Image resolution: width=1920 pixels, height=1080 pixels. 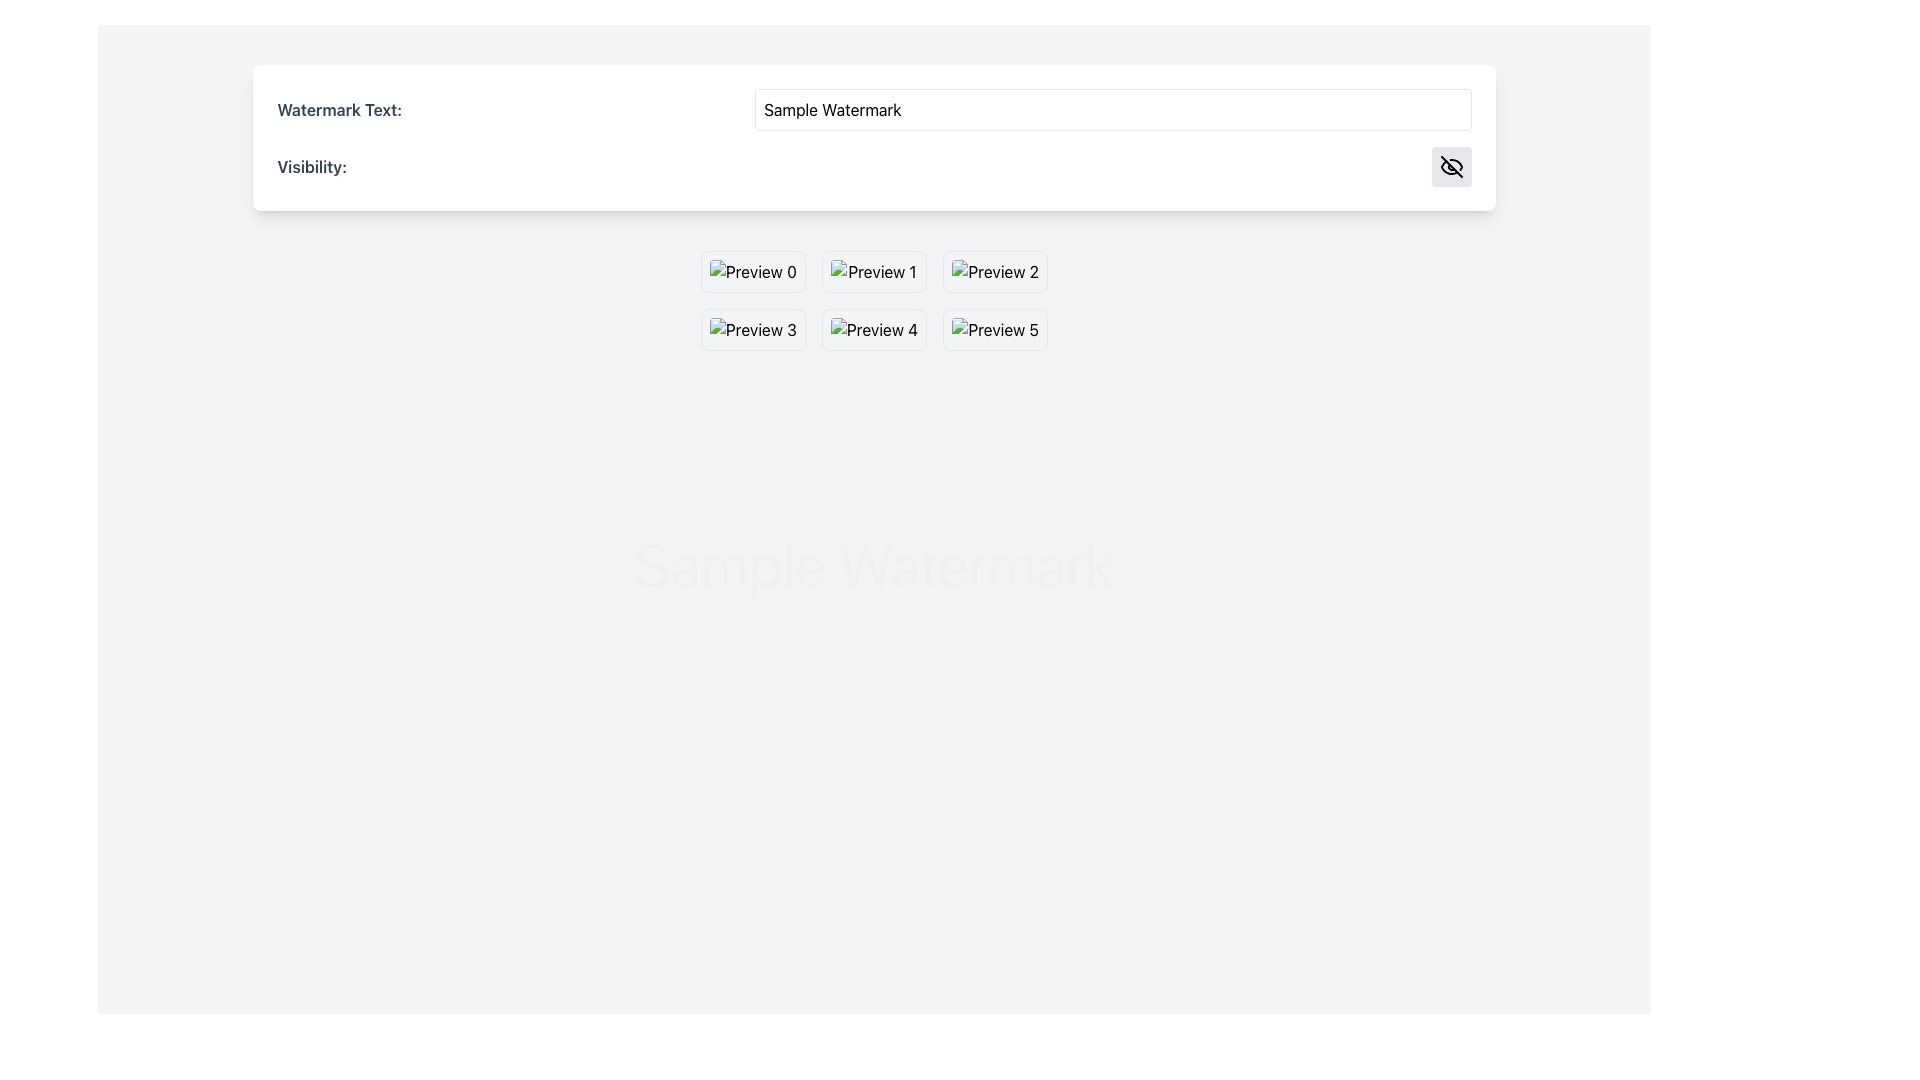 I want to click on the clickable card located in the second row and second column of a 3x2 grid structure, positioned below the second card in the first row, so click(x=874, y=329).